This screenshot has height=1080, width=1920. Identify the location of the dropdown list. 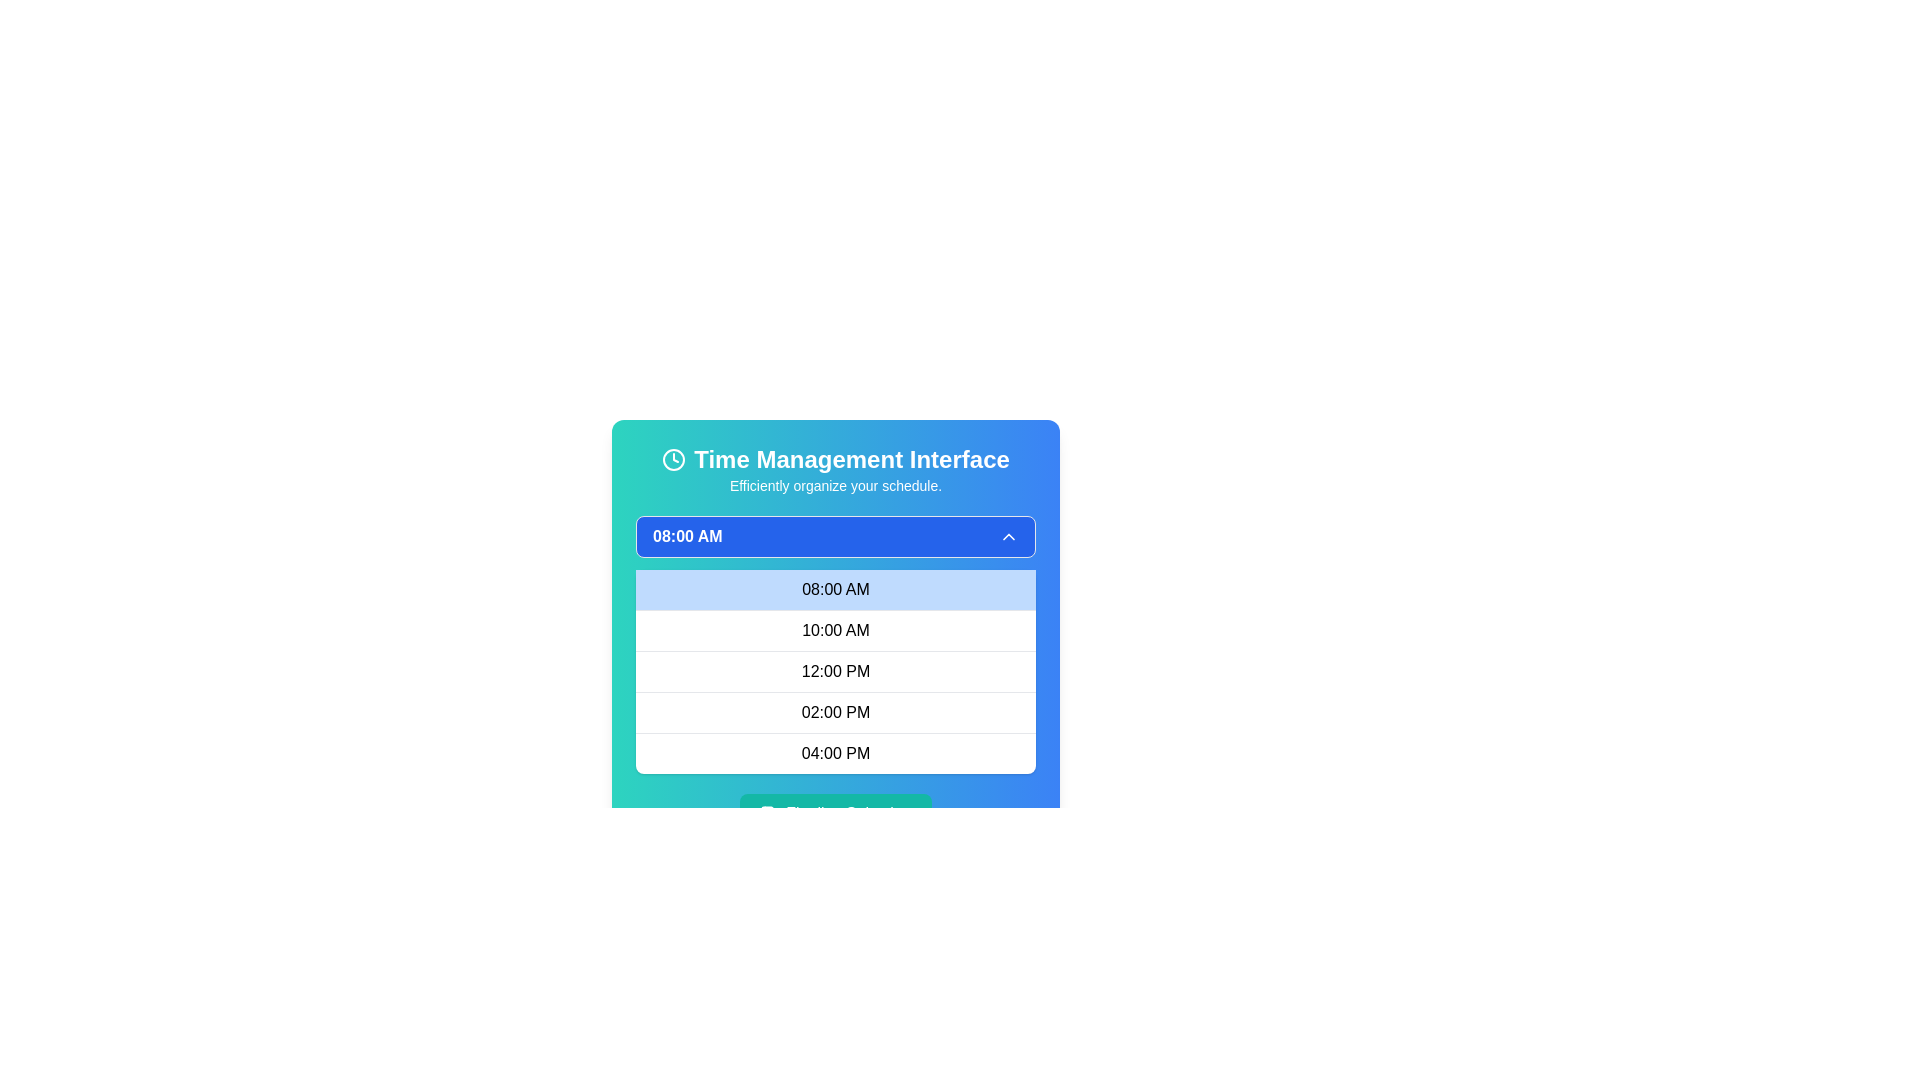
(835, 671).